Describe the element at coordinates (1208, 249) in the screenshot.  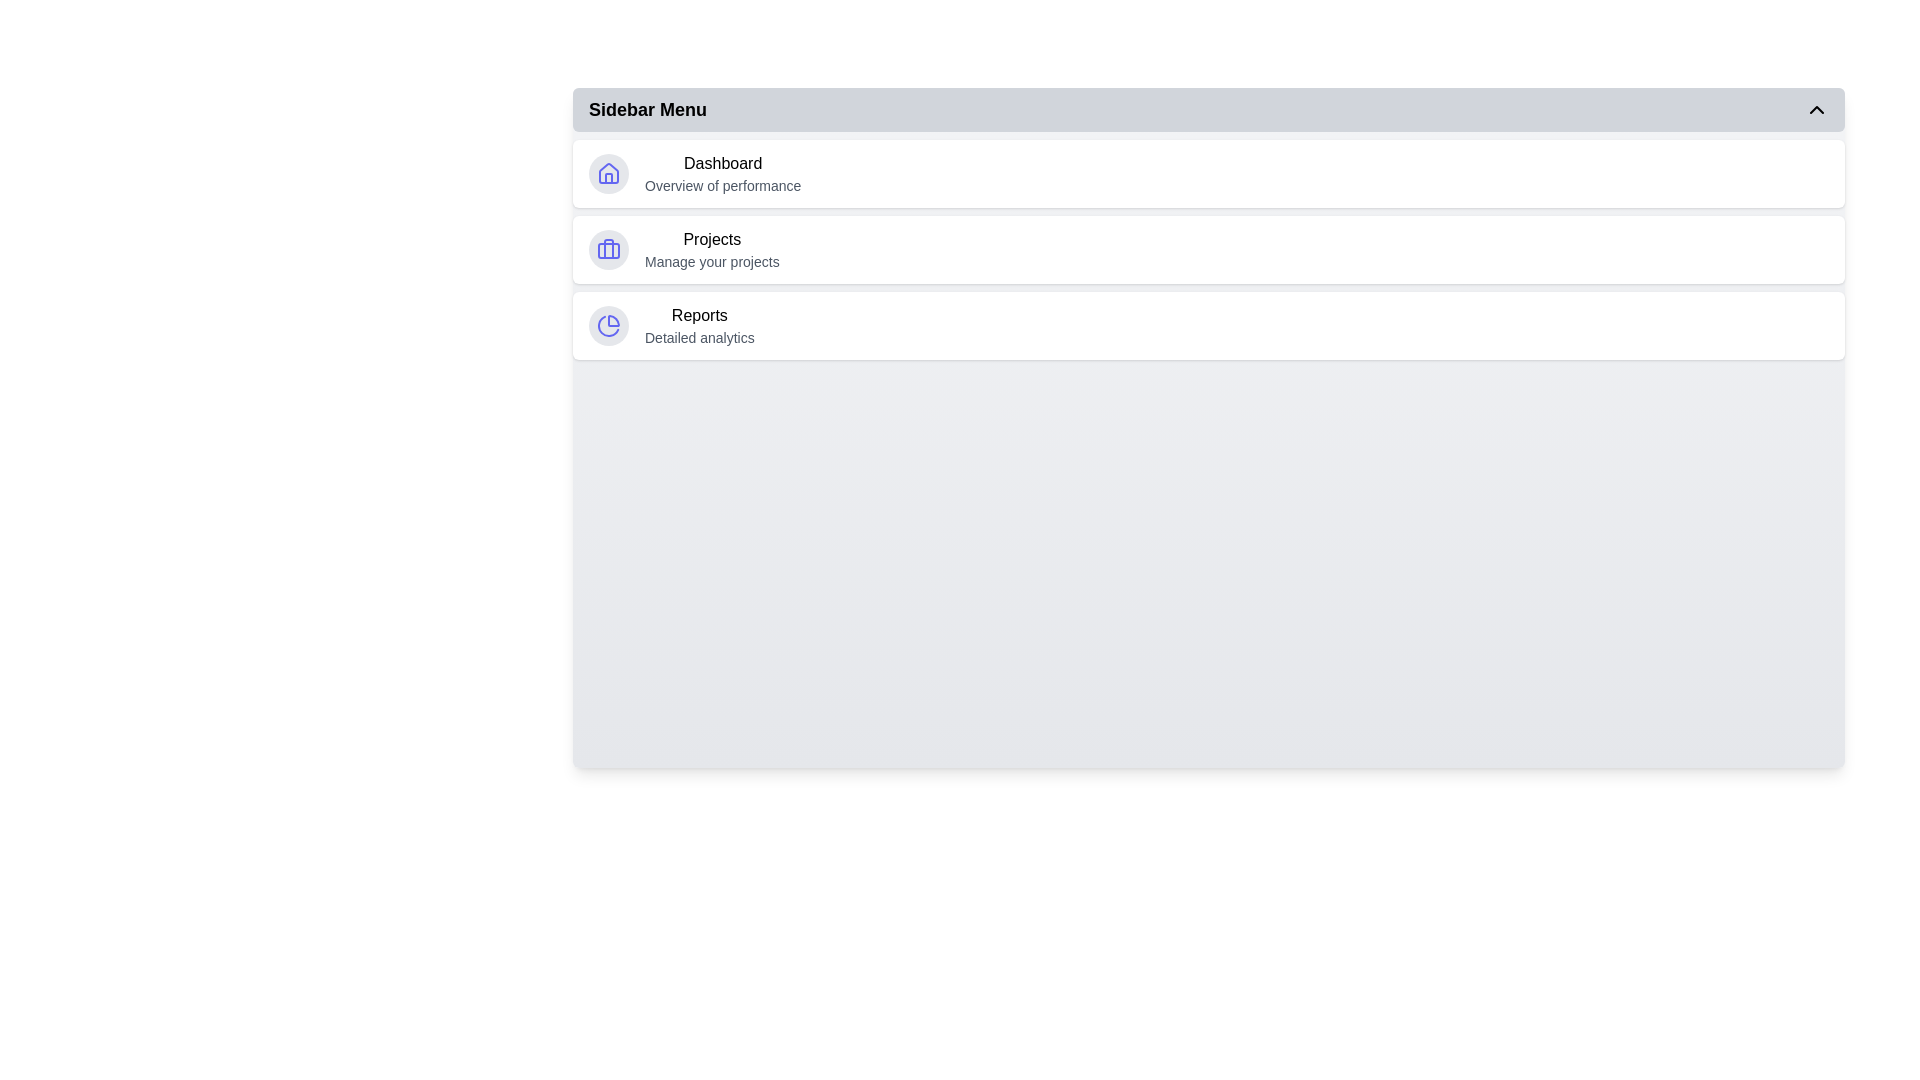
I see `the menu item Projects to navigate to the respective section` at that location.